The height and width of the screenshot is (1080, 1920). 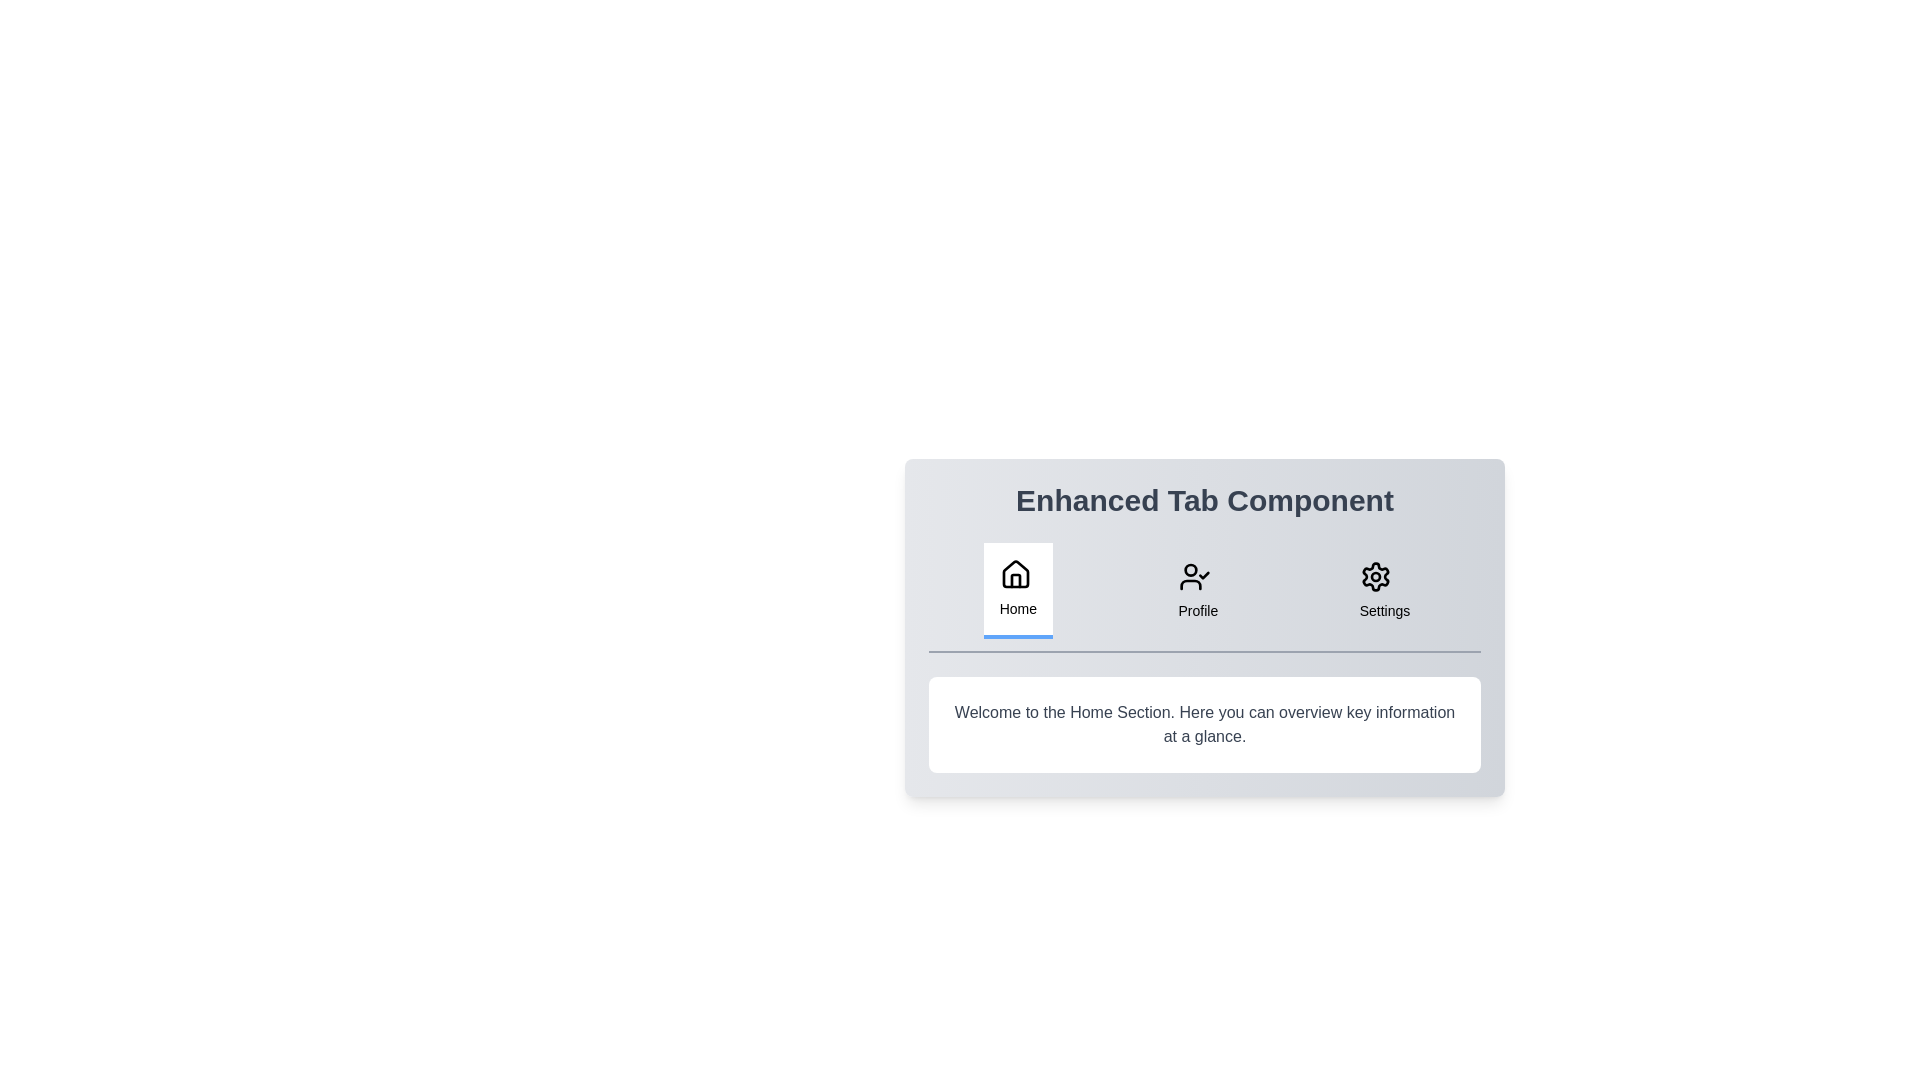 I want to click on the Profile tab to view its content, so click(x=1198, y=589).